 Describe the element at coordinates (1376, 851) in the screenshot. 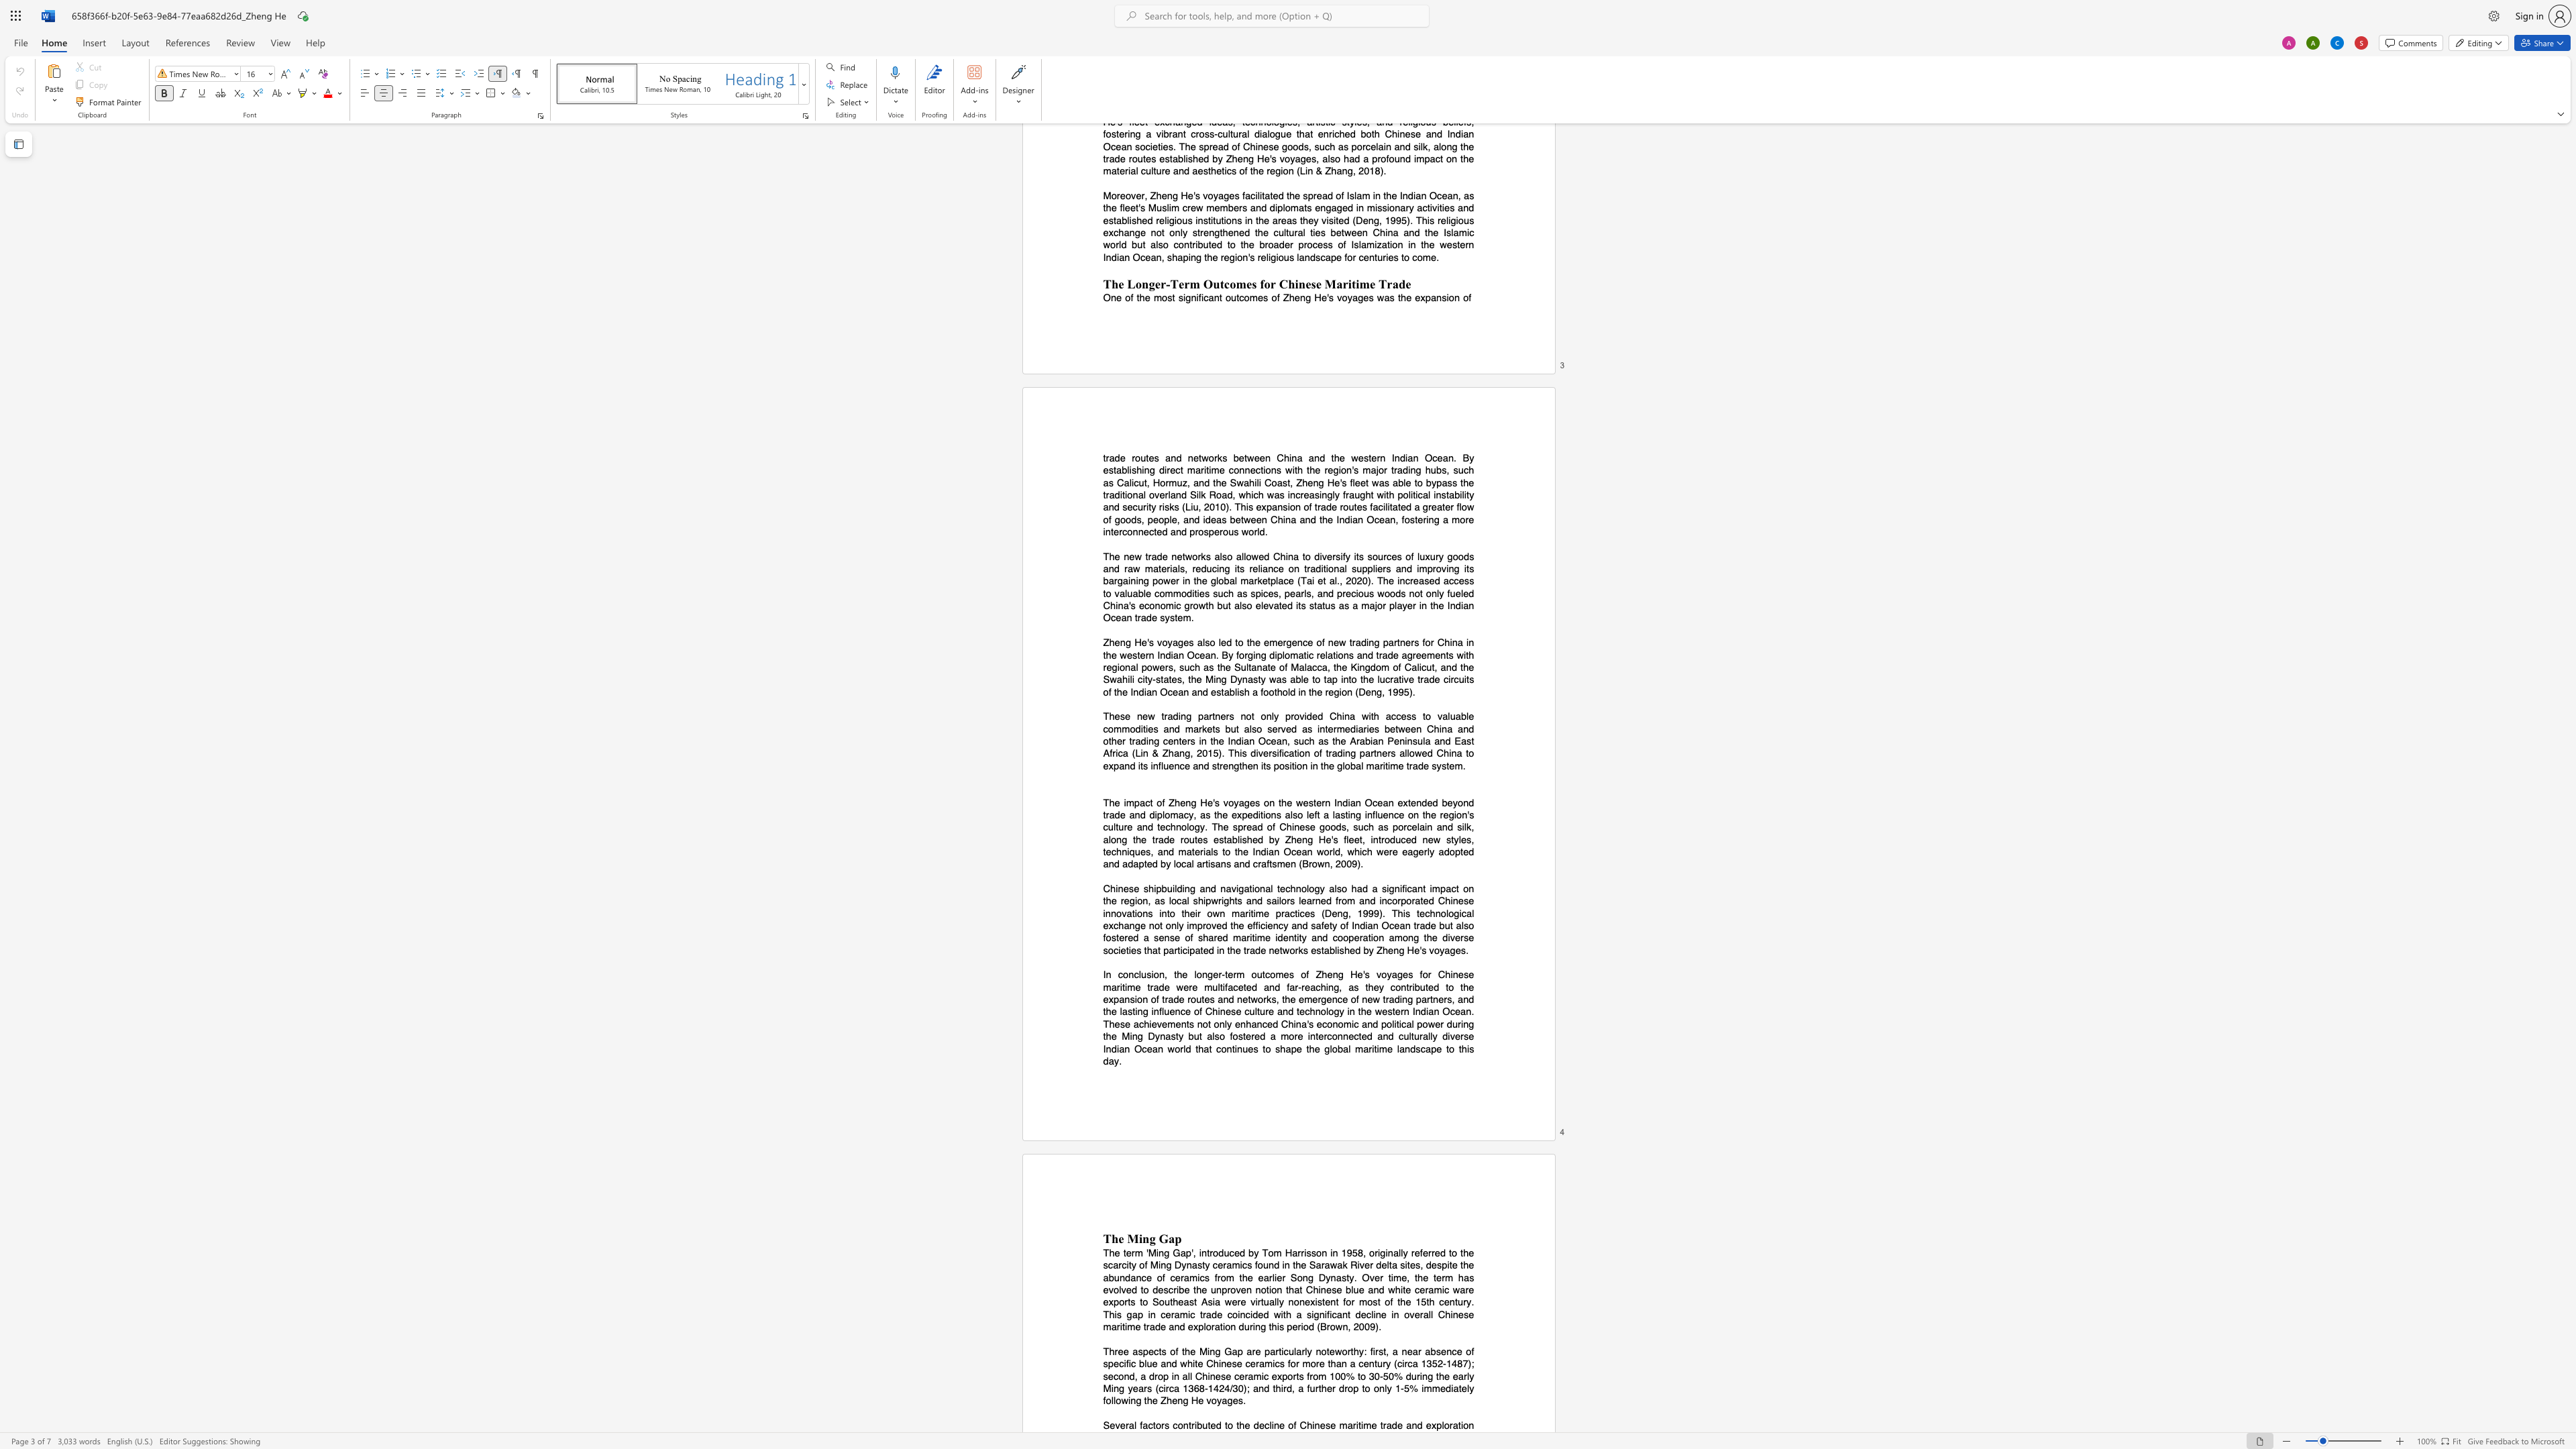

I see `the subset text "were eagerly adopted and adapted by local artisans and craftsmen (Brown, 2" within the text "by Zheng He"` at that location.